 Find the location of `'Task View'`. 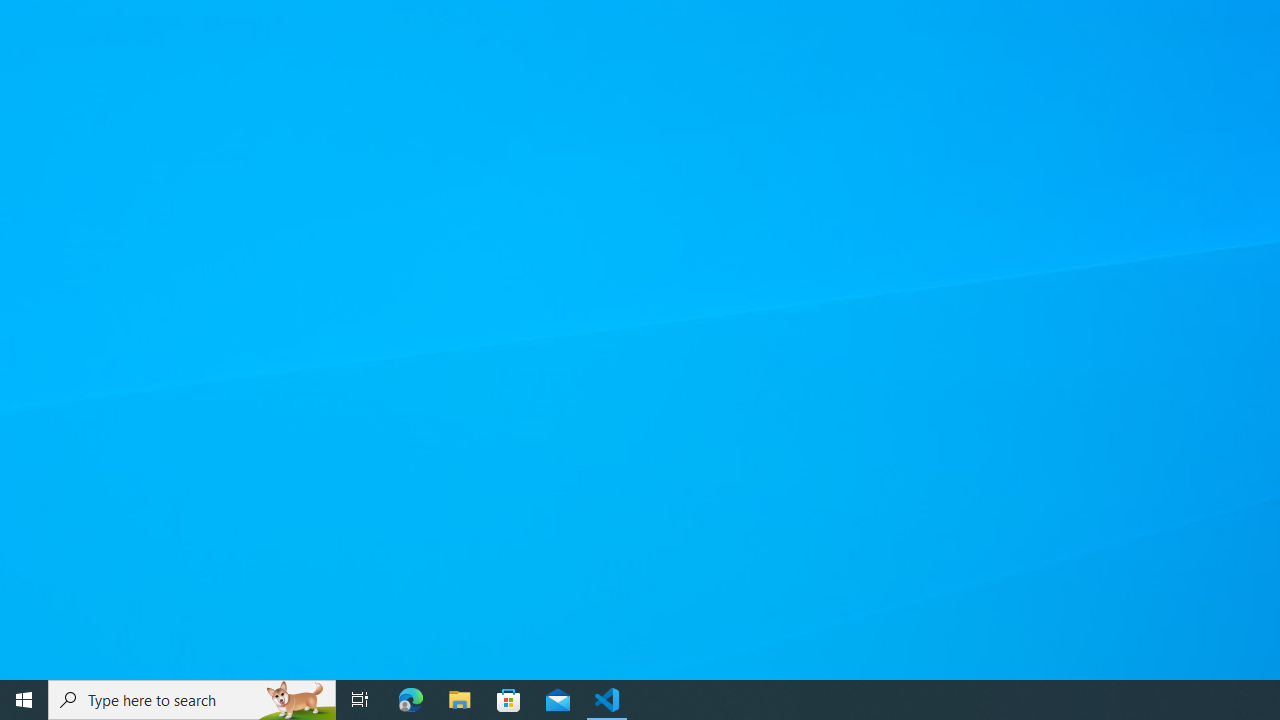

'Task View' is located at coordinates (359, 698).